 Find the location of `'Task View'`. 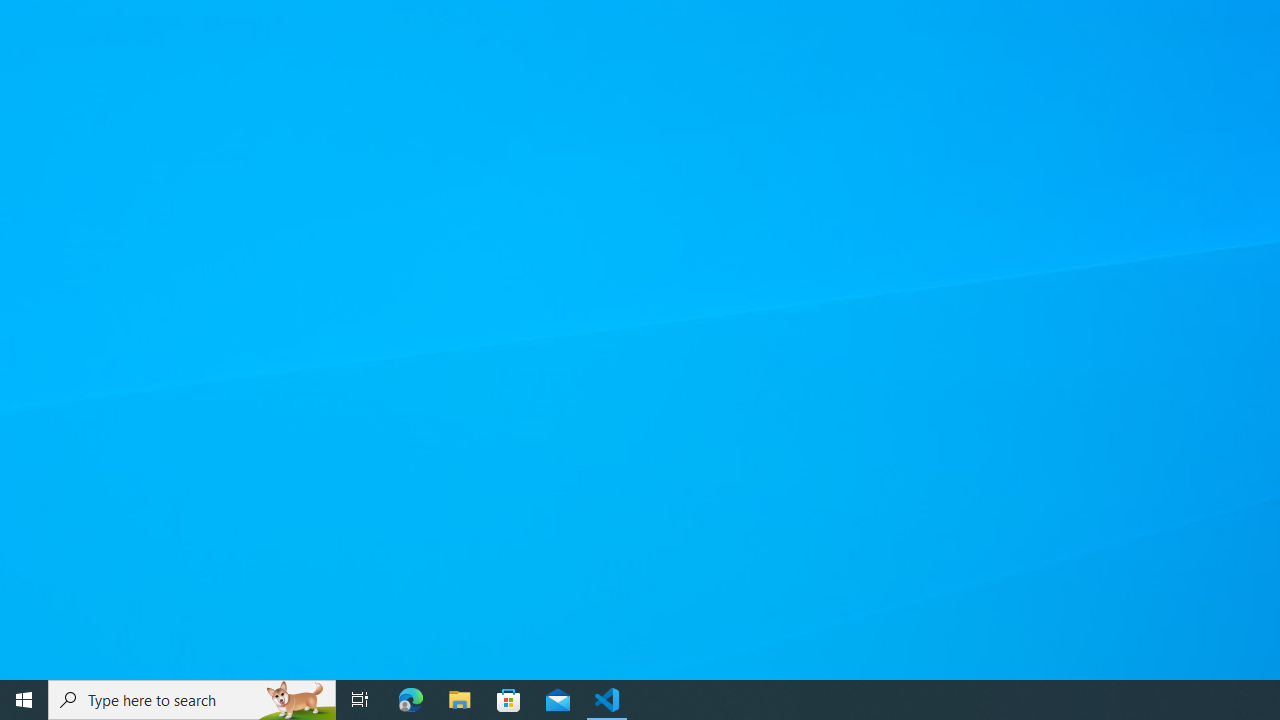

'Task View' is located at coordinates (359, 698).